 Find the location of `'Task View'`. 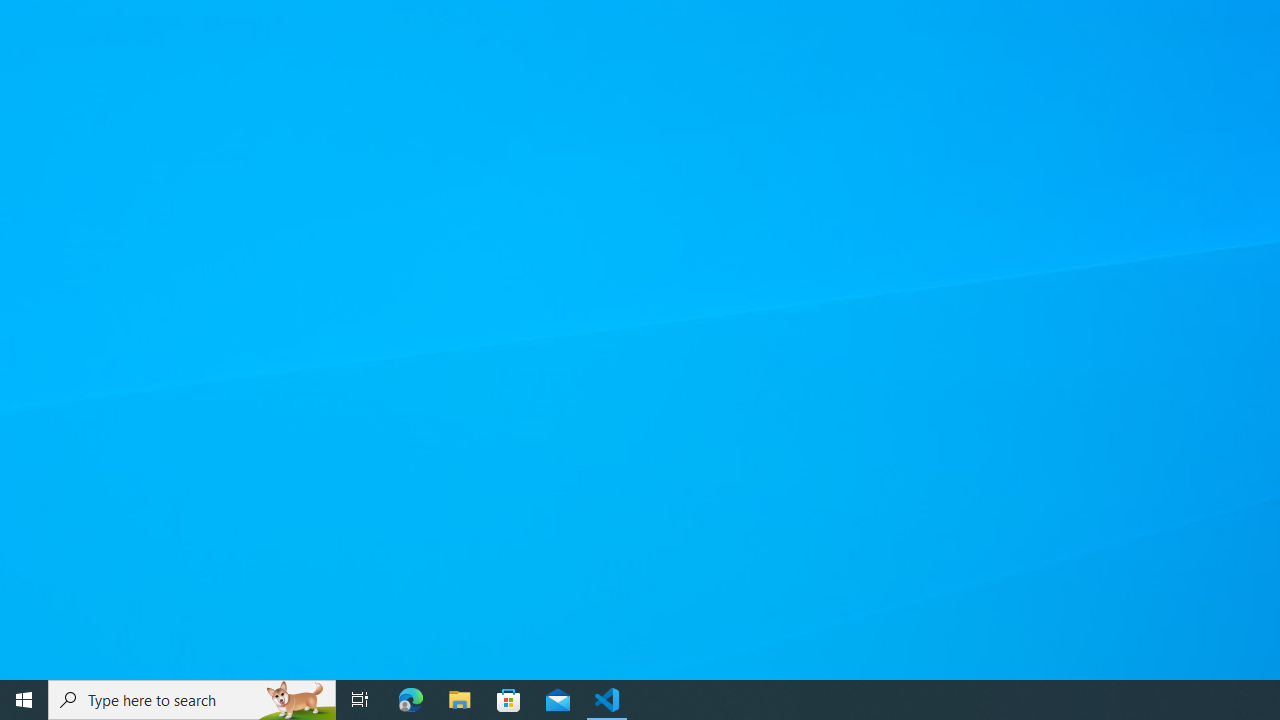

'Task View' is located at coordinates (359, 698).